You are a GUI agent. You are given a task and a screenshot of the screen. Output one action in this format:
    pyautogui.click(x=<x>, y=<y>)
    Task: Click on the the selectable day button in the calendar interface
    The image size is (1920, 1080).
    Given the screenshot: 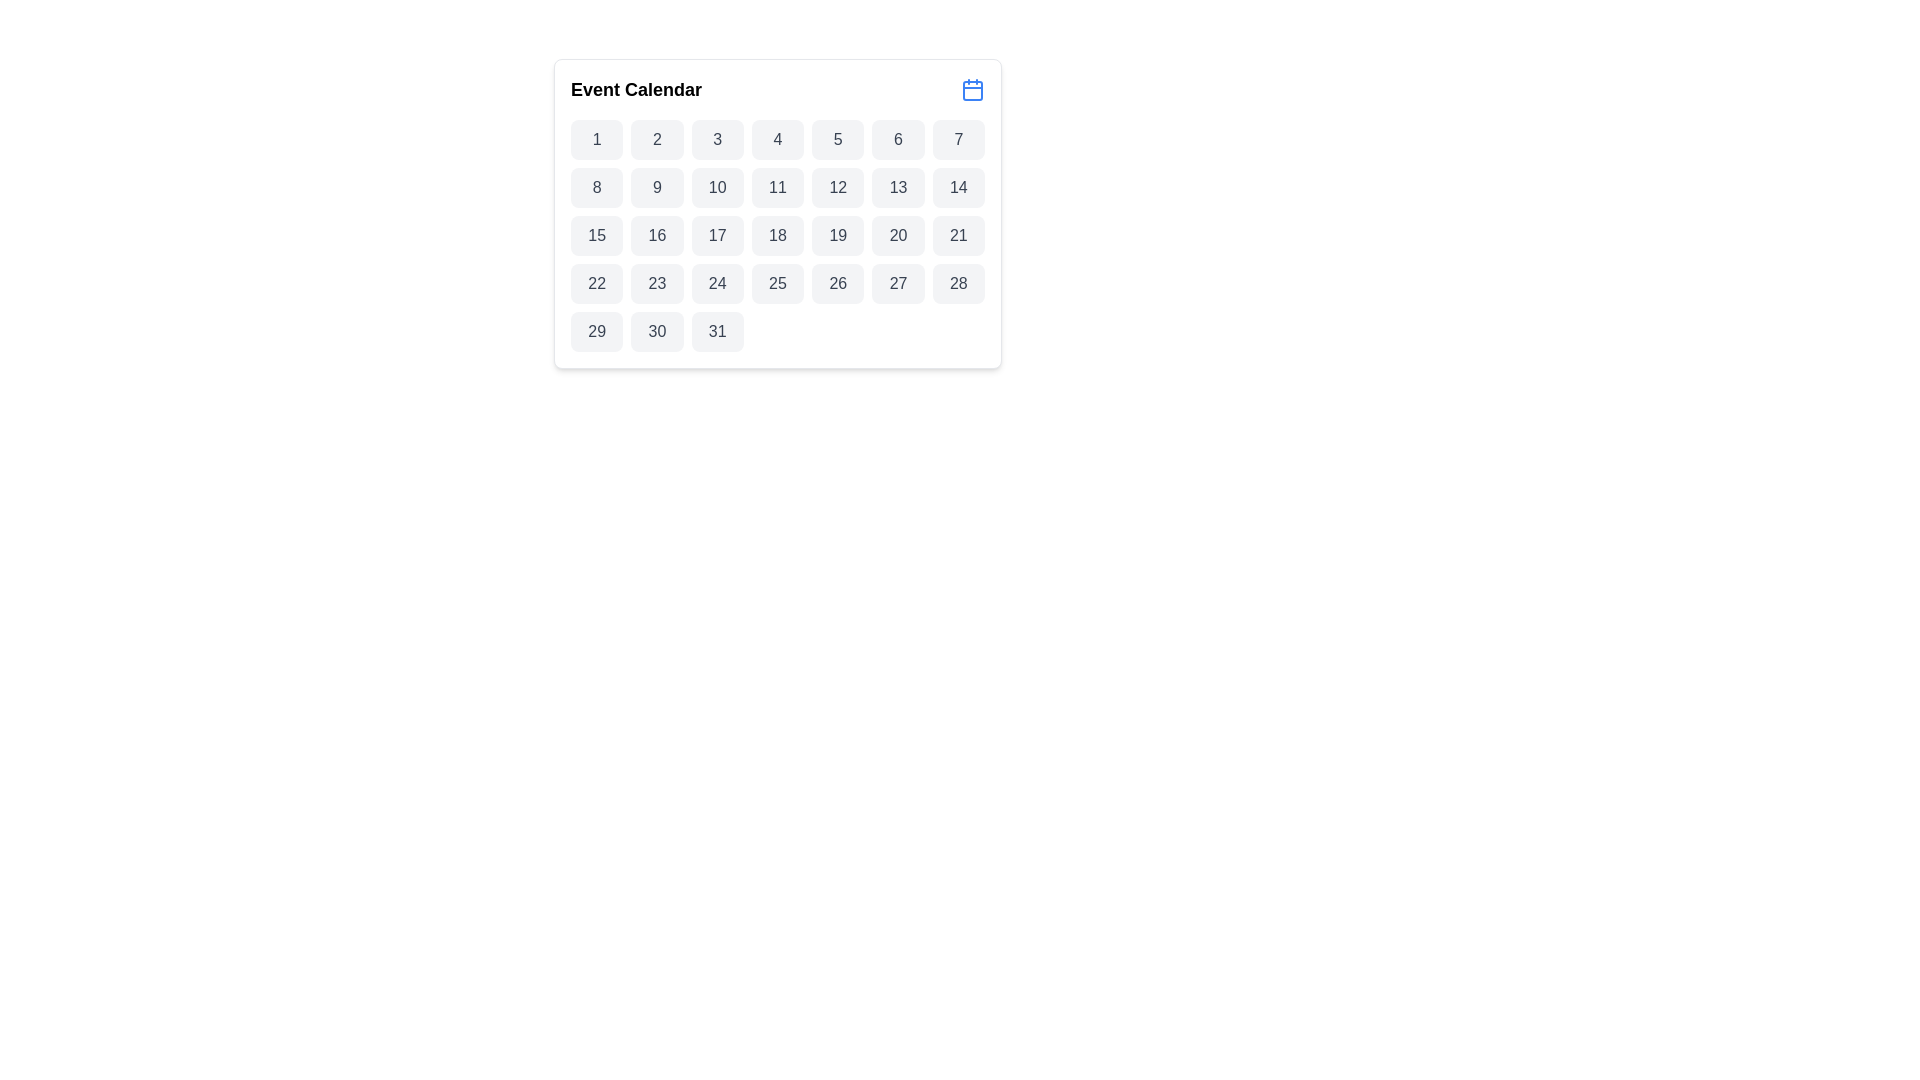 What is the action you would take?
    pyautogui.click(x=657, y=138)
    